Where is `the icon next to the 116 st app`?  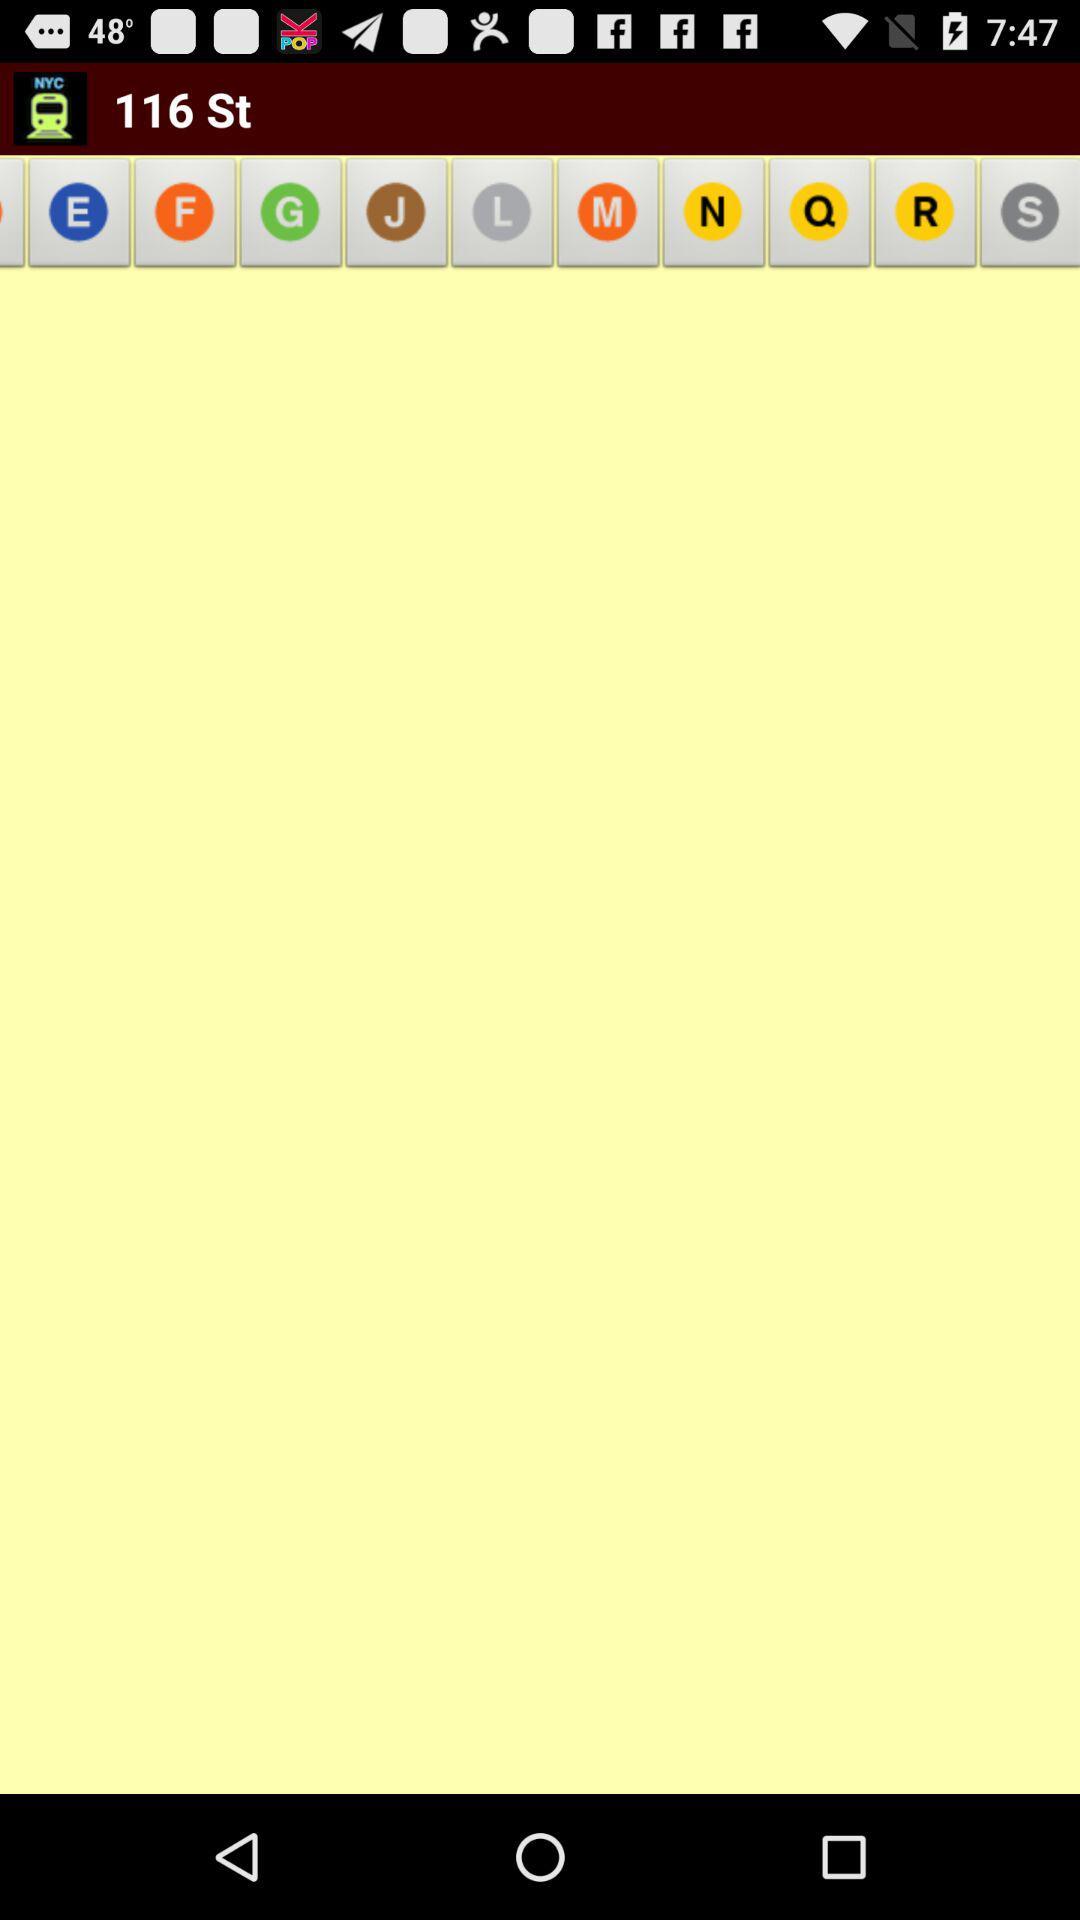 the icon next to the 116 st app is located at coordinates (49, 107).